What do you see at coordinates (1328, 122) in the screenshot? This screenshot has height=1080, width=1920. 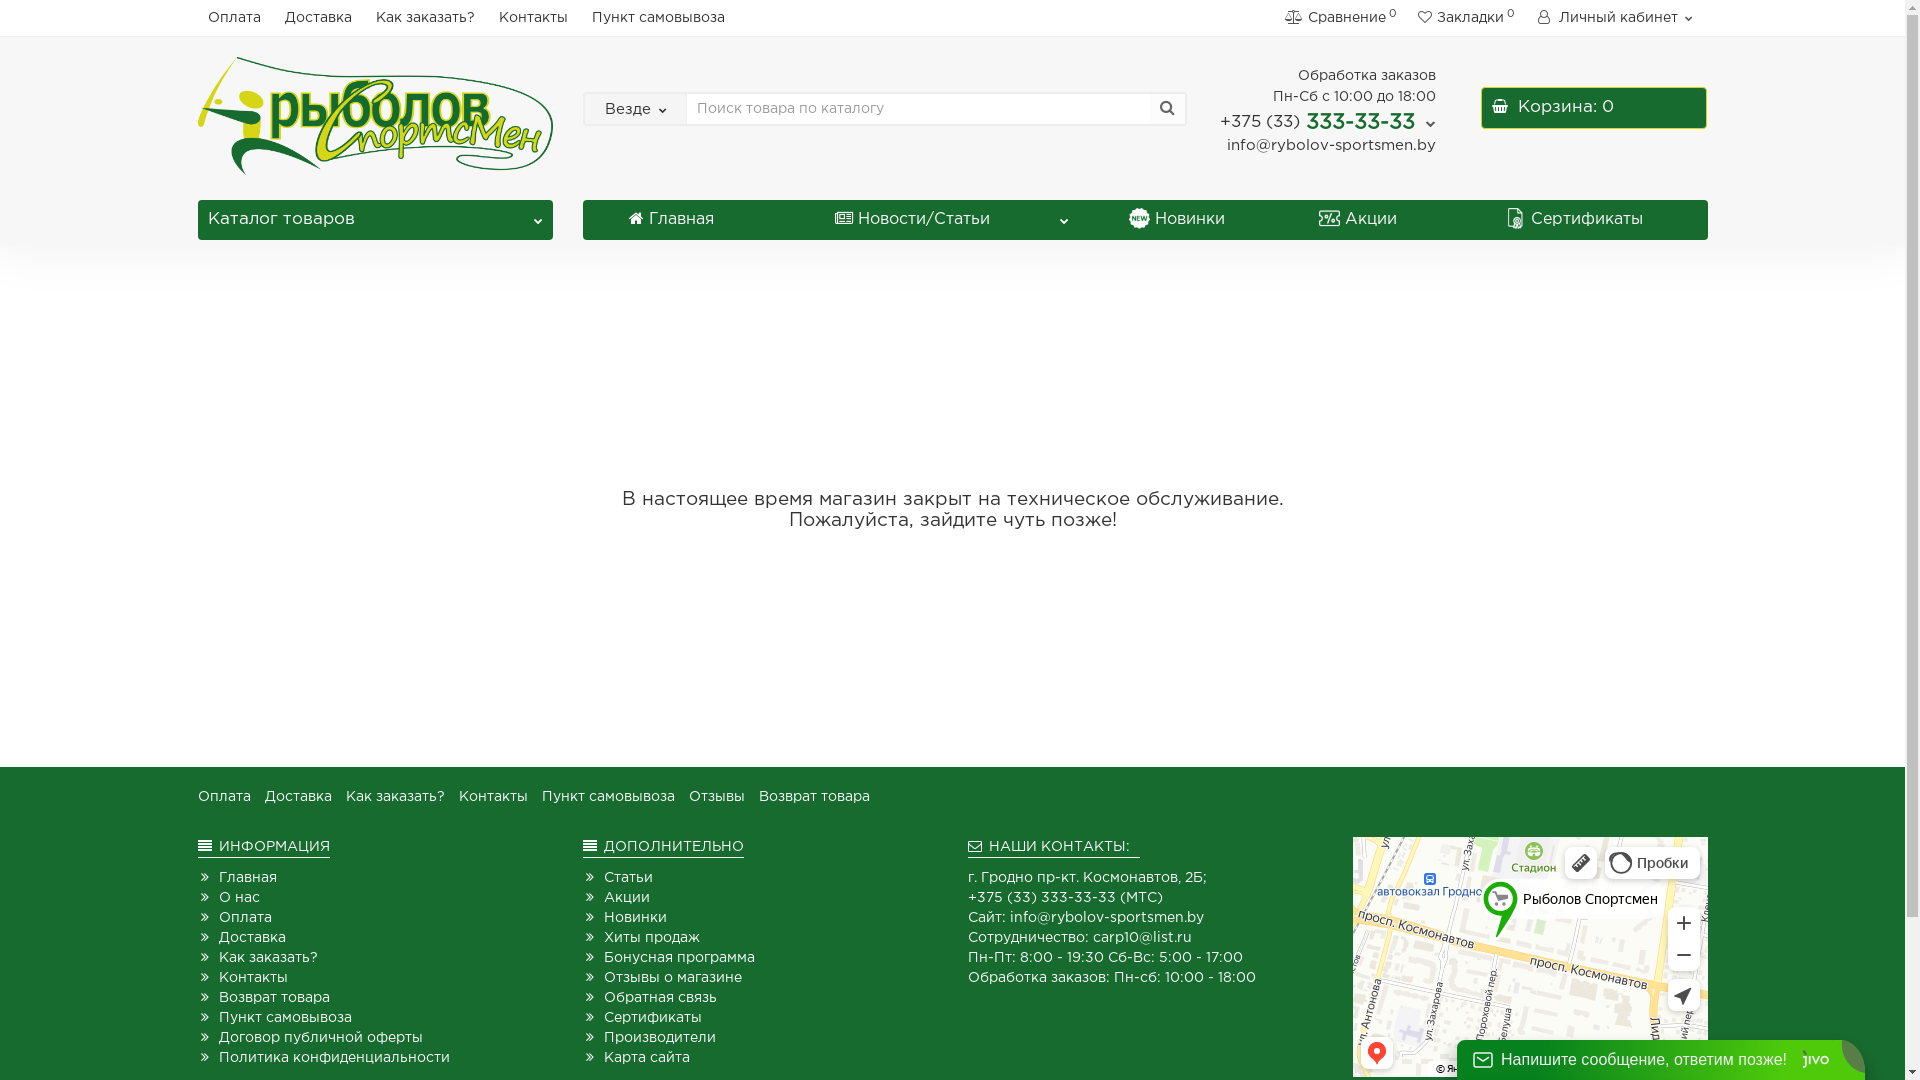 I see `'+375 (33) 333-33-33'` at bounding box center [1328, 122].